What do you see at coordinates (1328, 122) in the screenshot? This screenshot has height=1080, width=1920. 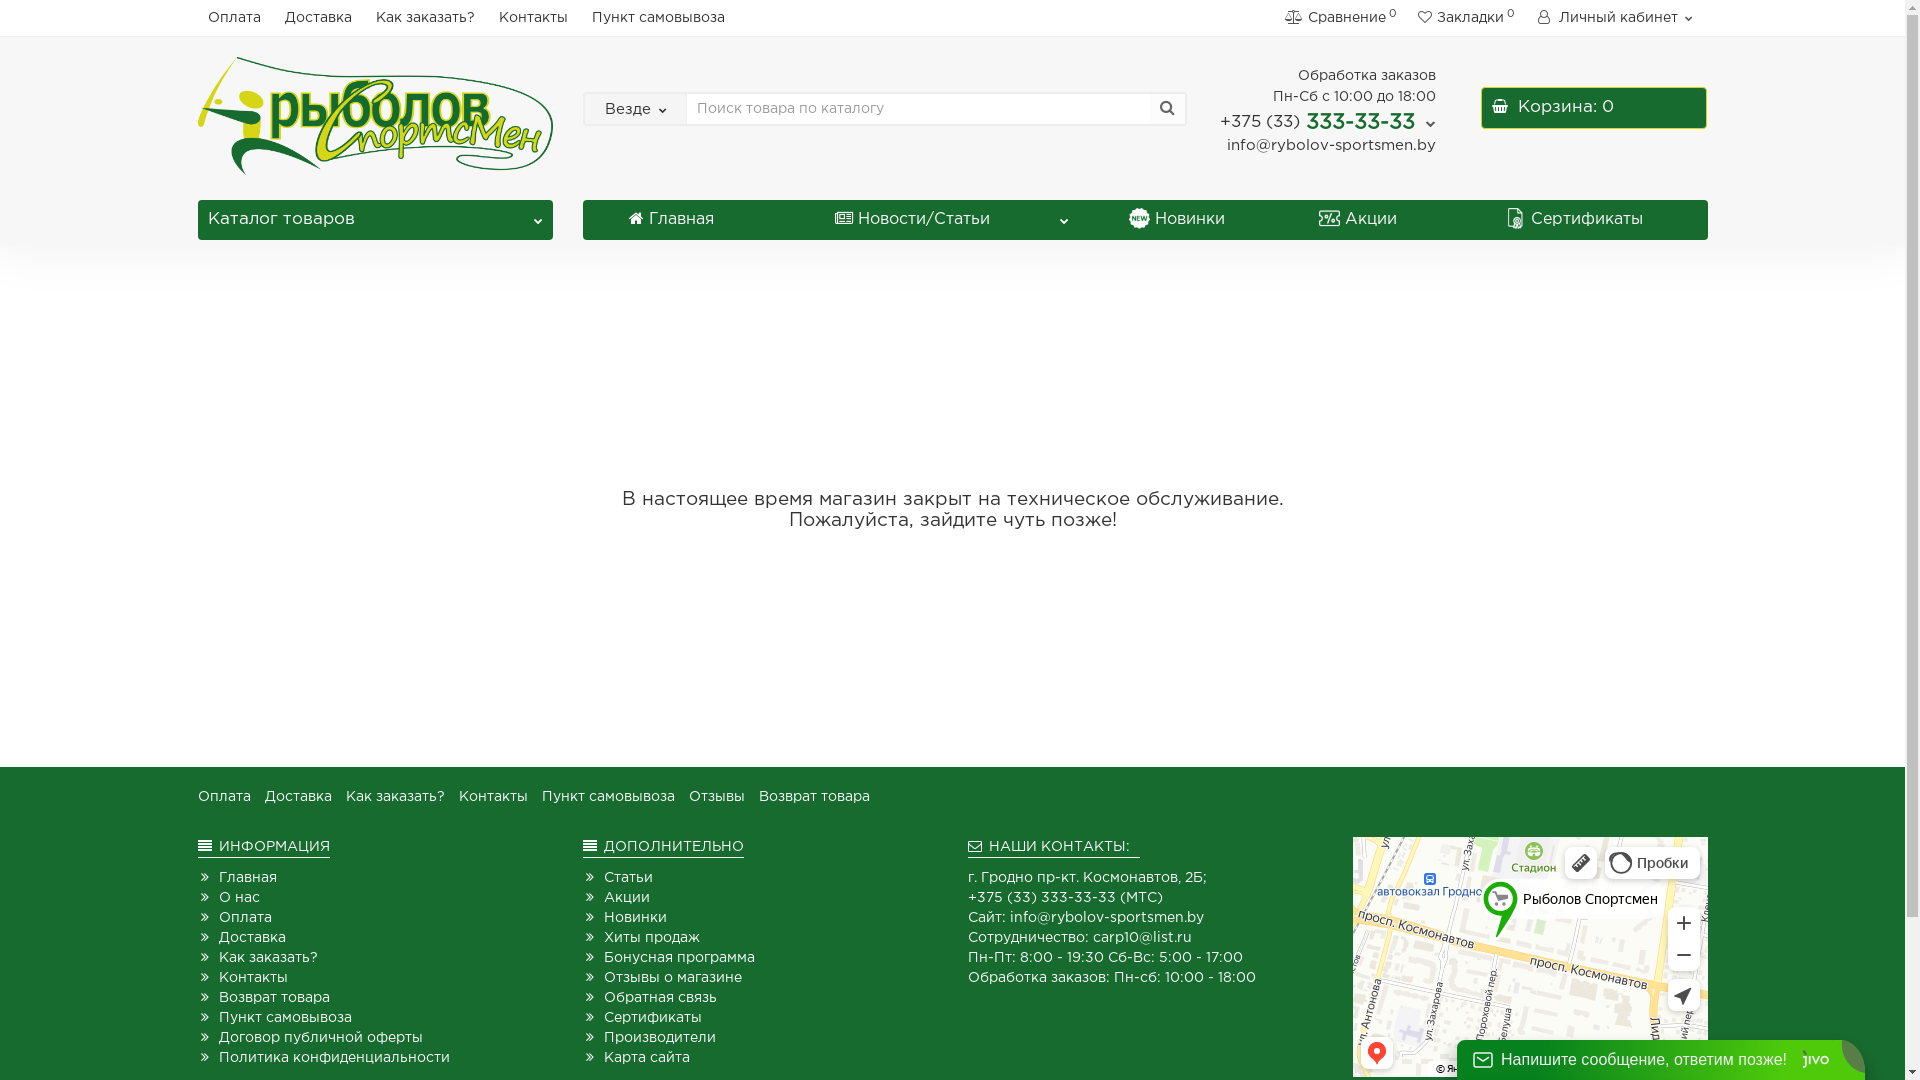 I see `'+375 (33) 333-33-33'` at bounding box center [1328, 122].